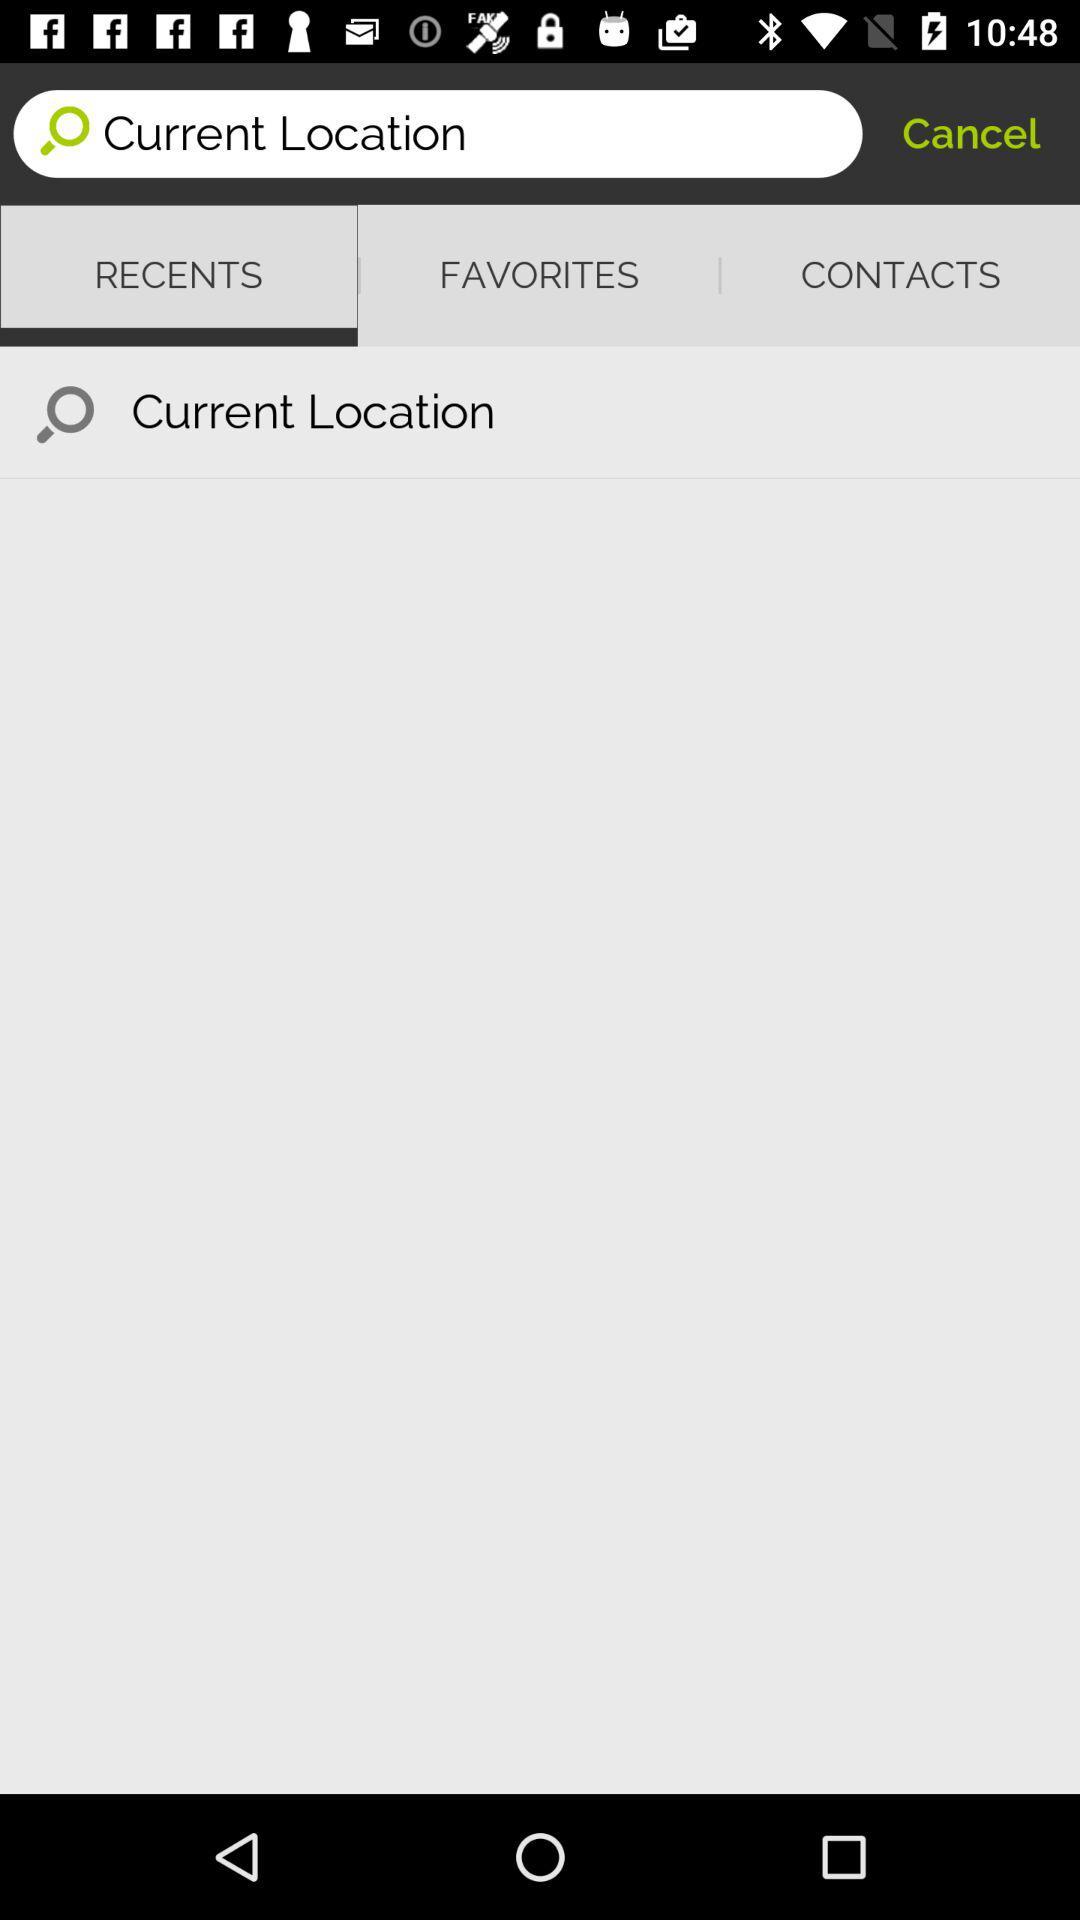 The width and height of the screenshot is (1080, 1920). I want to click on the item to the left of the current location, so click(64, 411).